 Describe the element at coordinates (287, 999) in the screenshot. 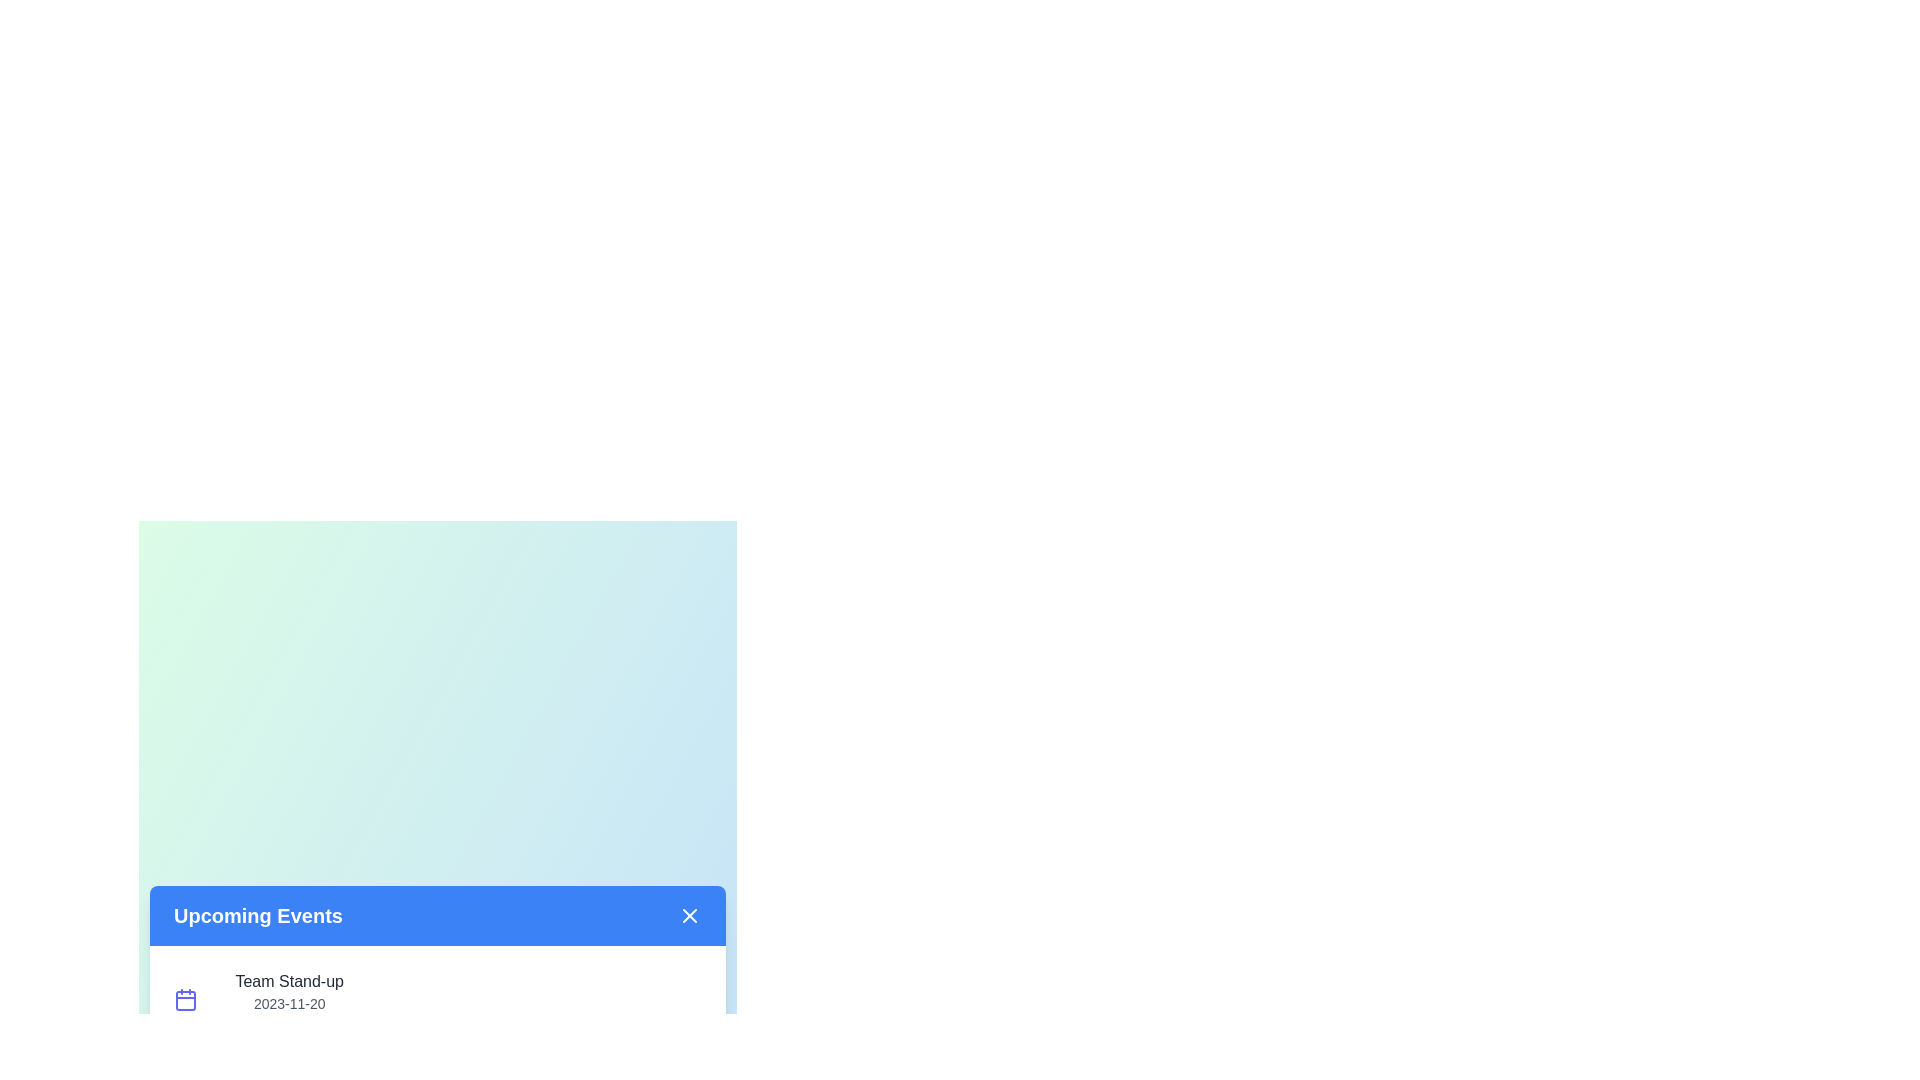

I see `the event details to select the text` at that location.